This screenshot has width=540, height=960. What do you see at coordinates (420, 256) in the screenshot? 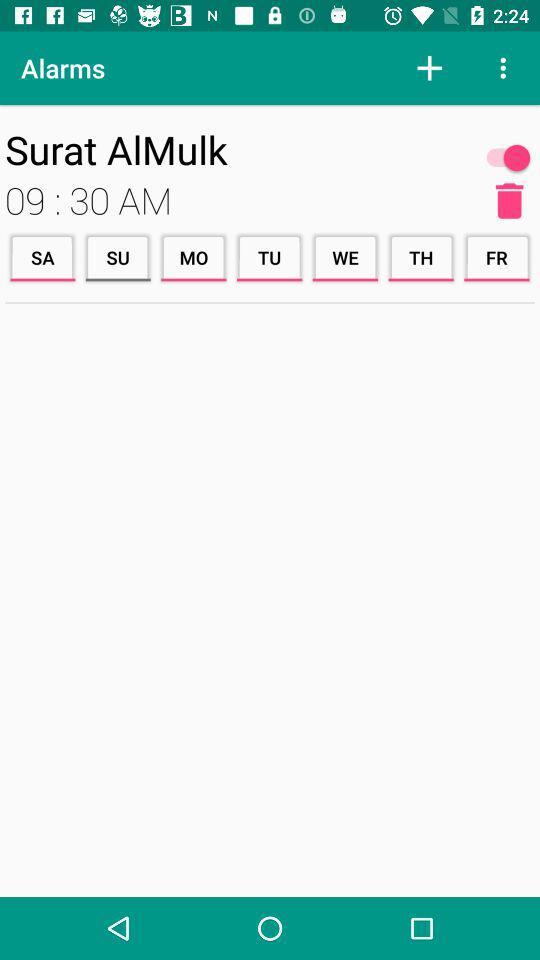
I see `item next to the we icon` at bounding box center [420, 256].